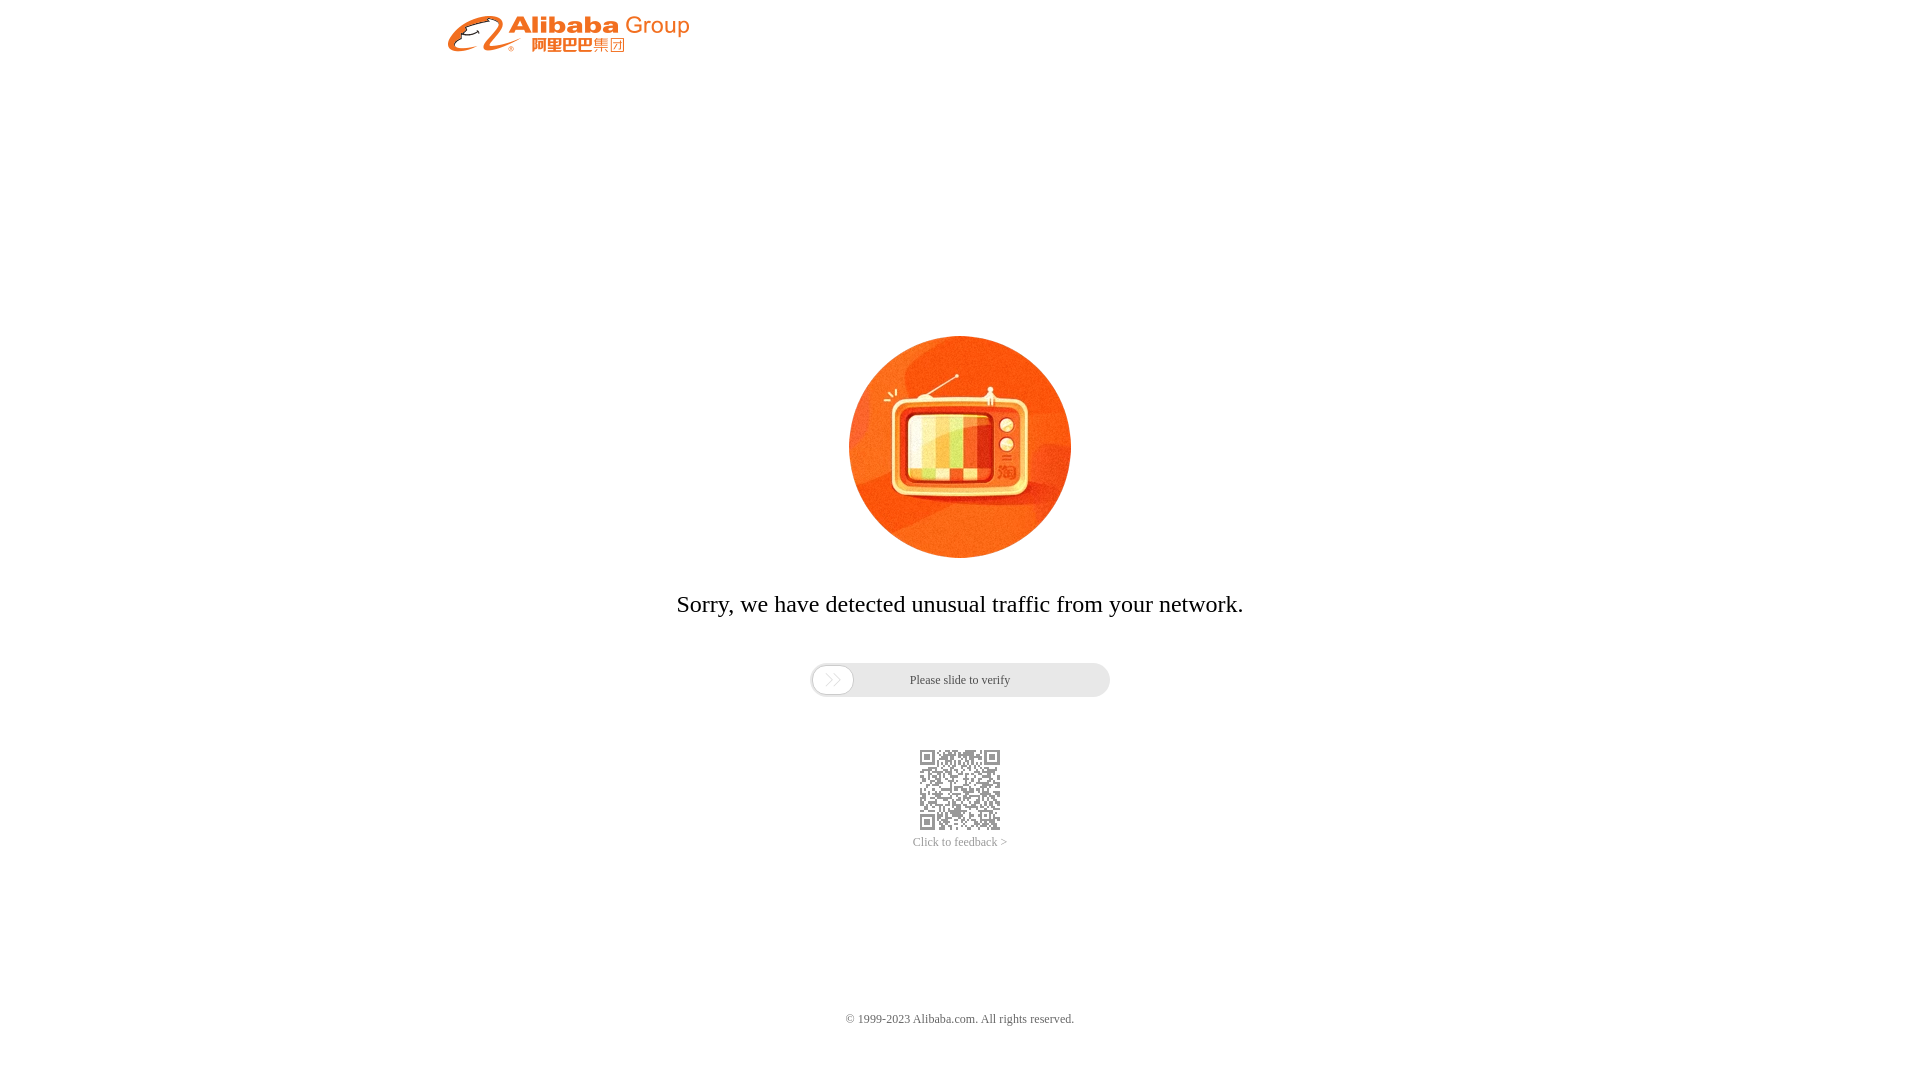 The height and width of the screenshot is (1080, 1920). Describe the element at coordinates (960, 842) in the screenshot. I see `'Click to feedback >'` at that location.